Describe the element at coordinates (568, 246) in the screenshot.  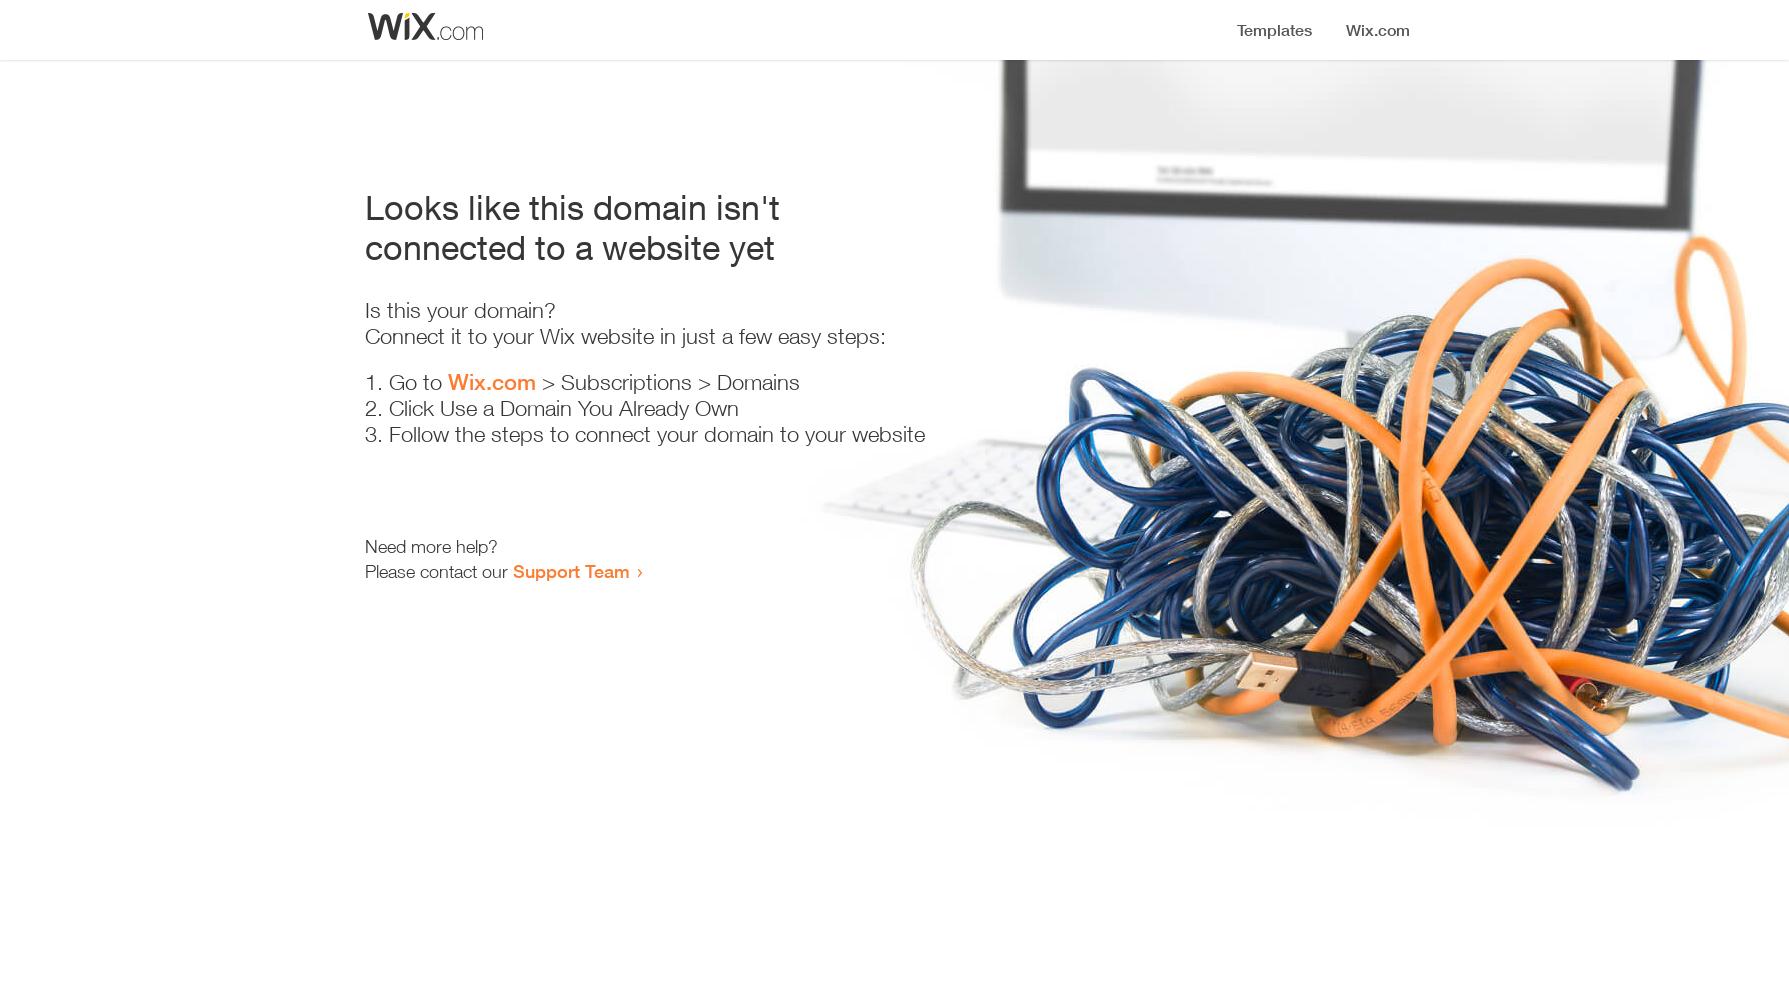
I see `'connected to a website yet'` at that location.